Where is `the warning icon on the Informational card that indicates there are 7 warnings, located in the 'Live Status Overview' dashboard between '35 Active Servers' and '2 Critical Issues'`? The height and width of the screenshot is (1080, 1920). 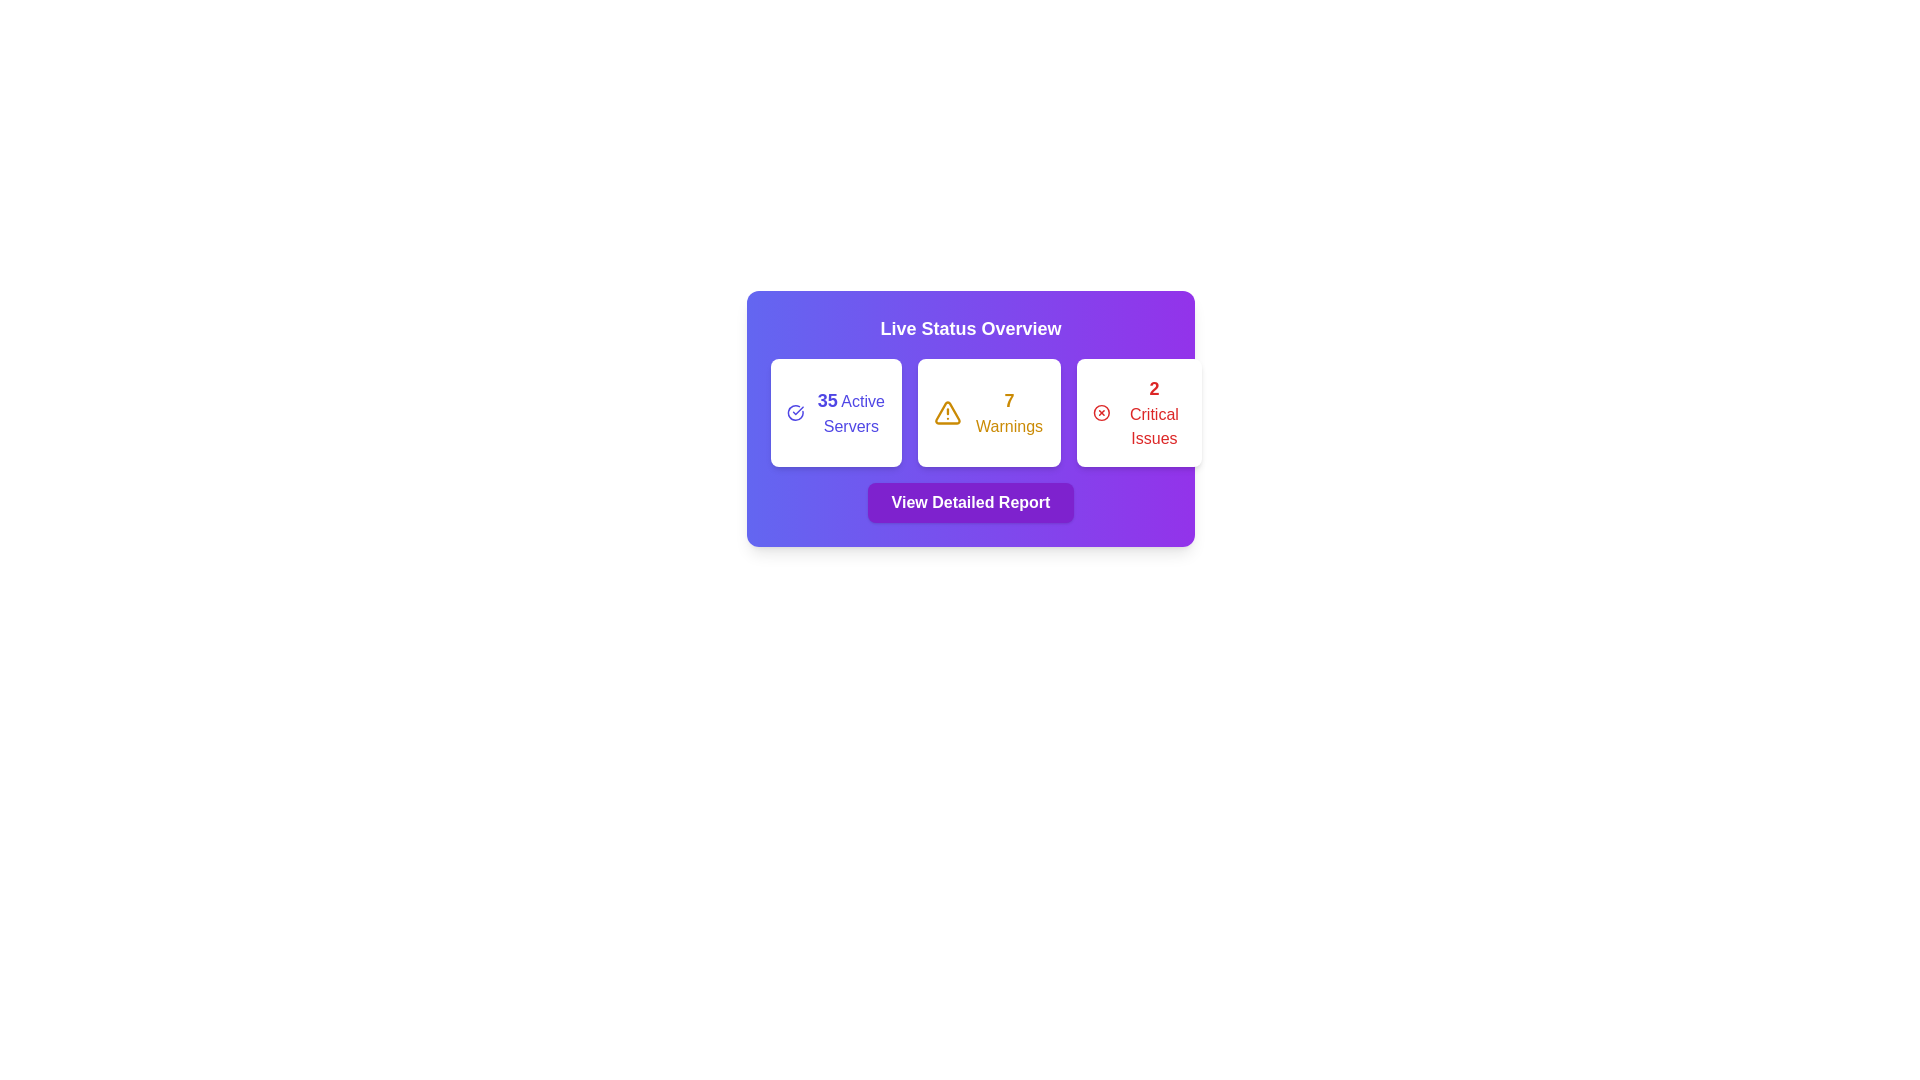
the warning icon on the Informational card that indicates there are 7 warnings, located in the 'Live Status Overview' dashboard between '35 Active Servers' and '2 Critical Issues' is located at coordinates (970, 411).